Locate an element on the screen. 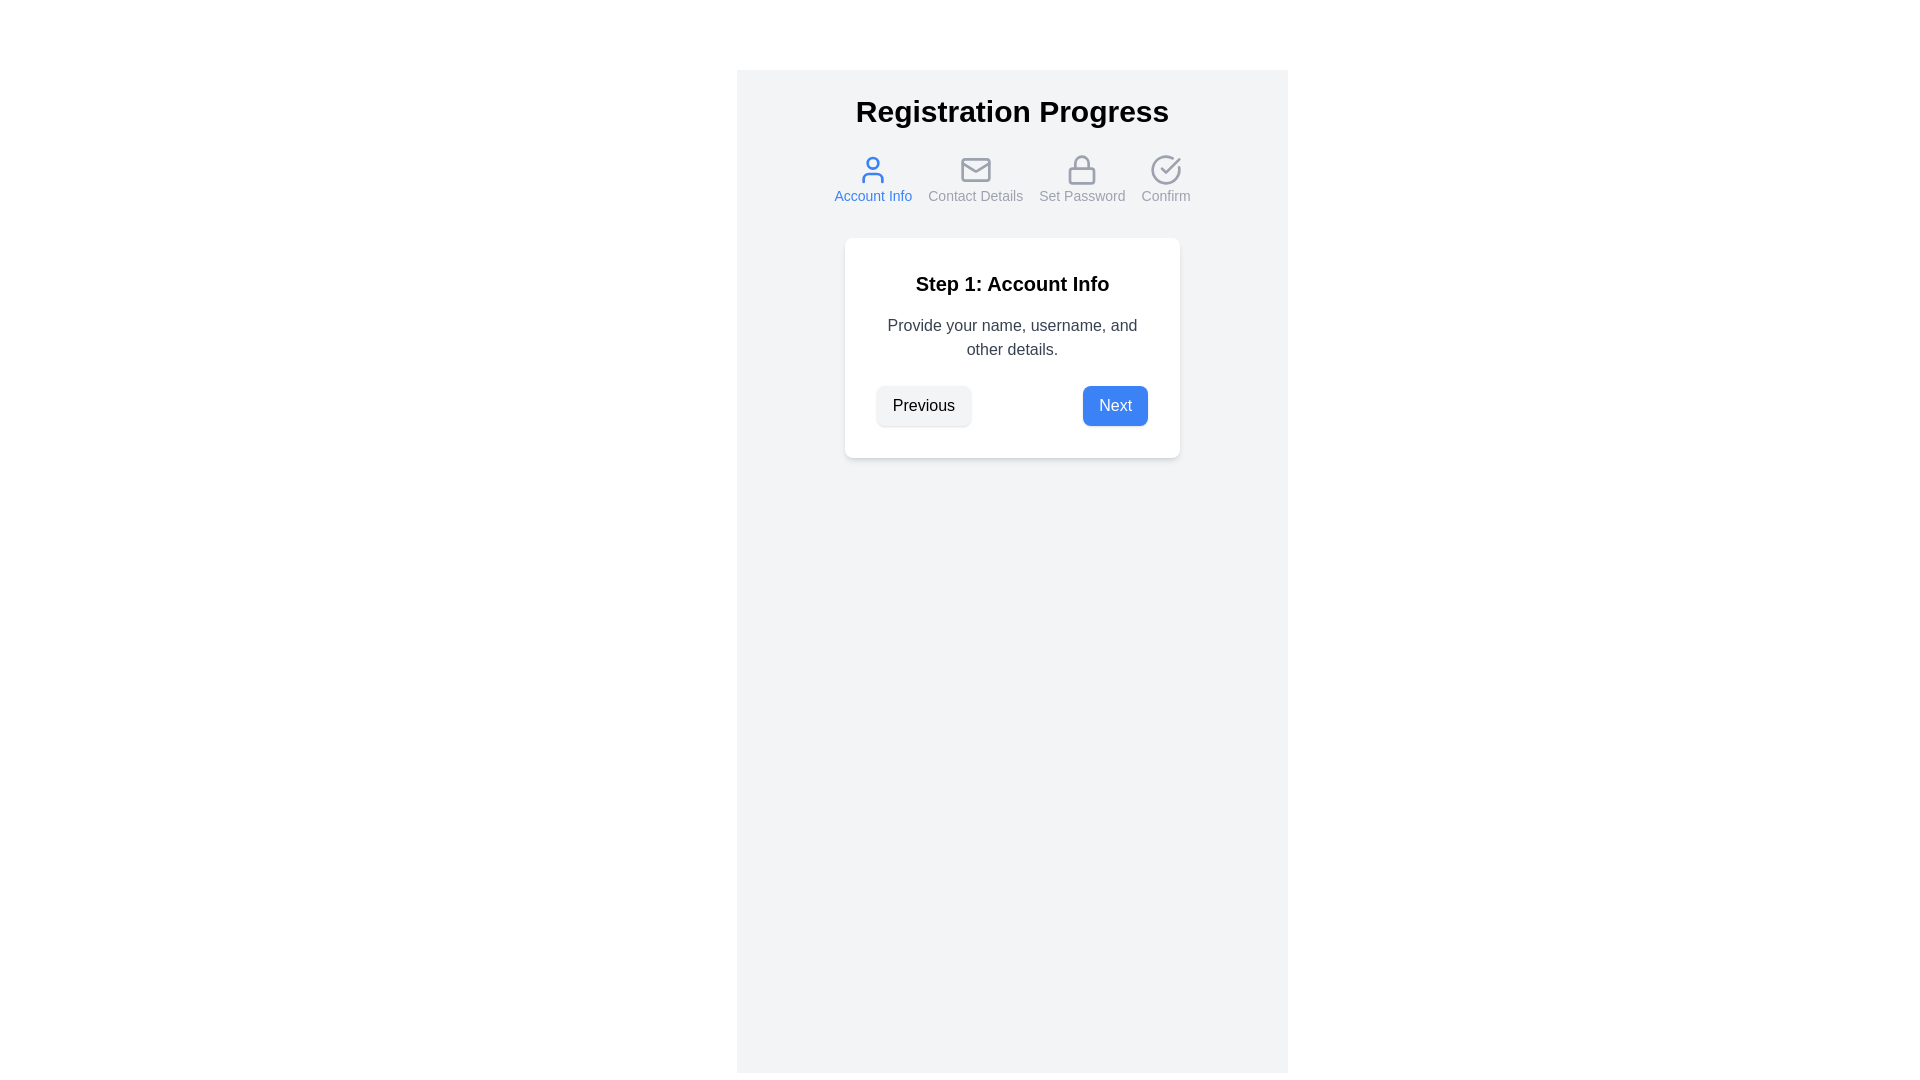 The height and width of the screenshot is (1080, 1920). the blue user profile icon representing 'Account Info' to potentially reveal additional information is located at coordinates (873, 168).